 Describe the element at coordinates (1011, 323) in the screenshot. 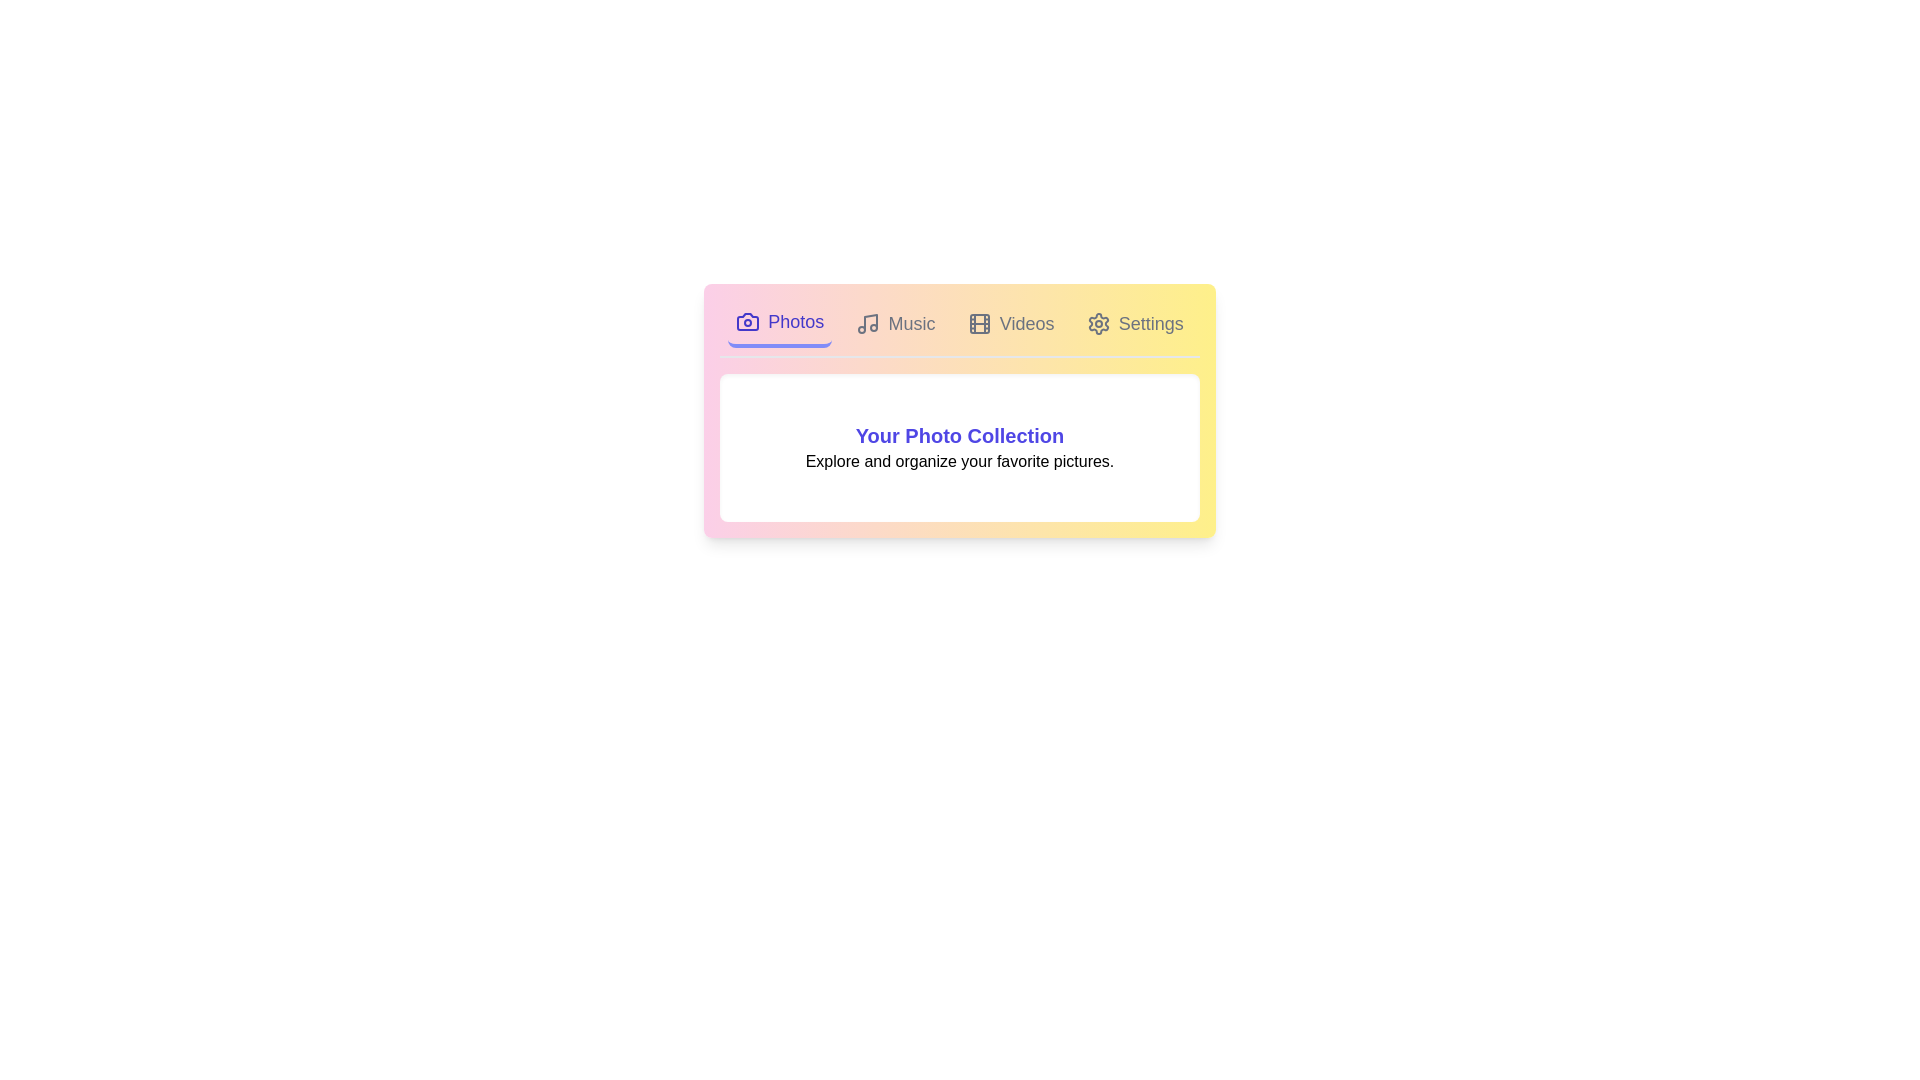

I see `the Videos tab to navigate to it` at that location.